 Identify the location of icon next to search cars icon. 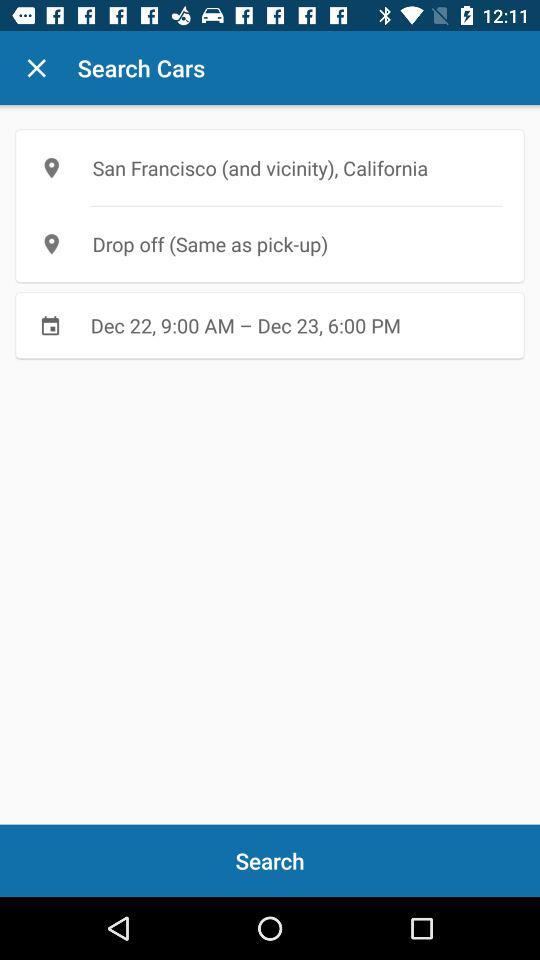
(36, 68).